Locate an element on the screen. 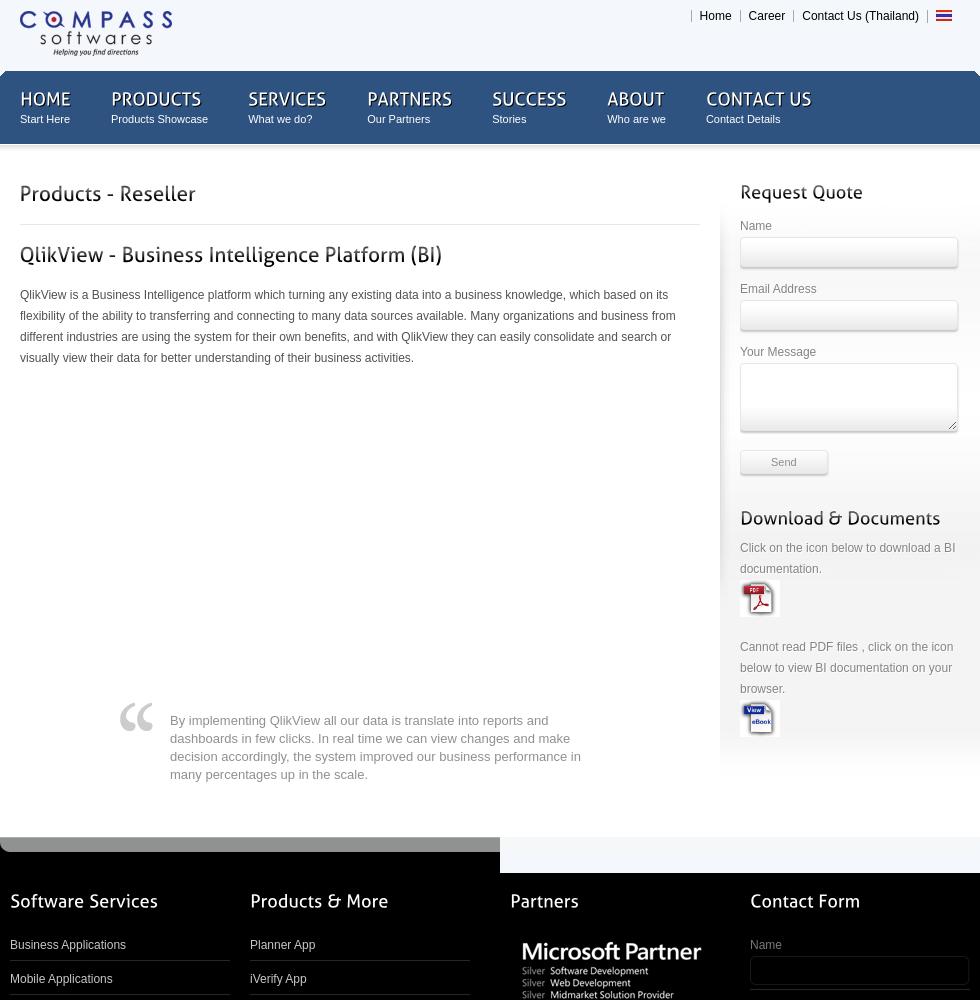 The height and width of the screenshot is (1000, 980). 'Click on the icon below to download a BI documentation.' is located at coordinates (847, 558).